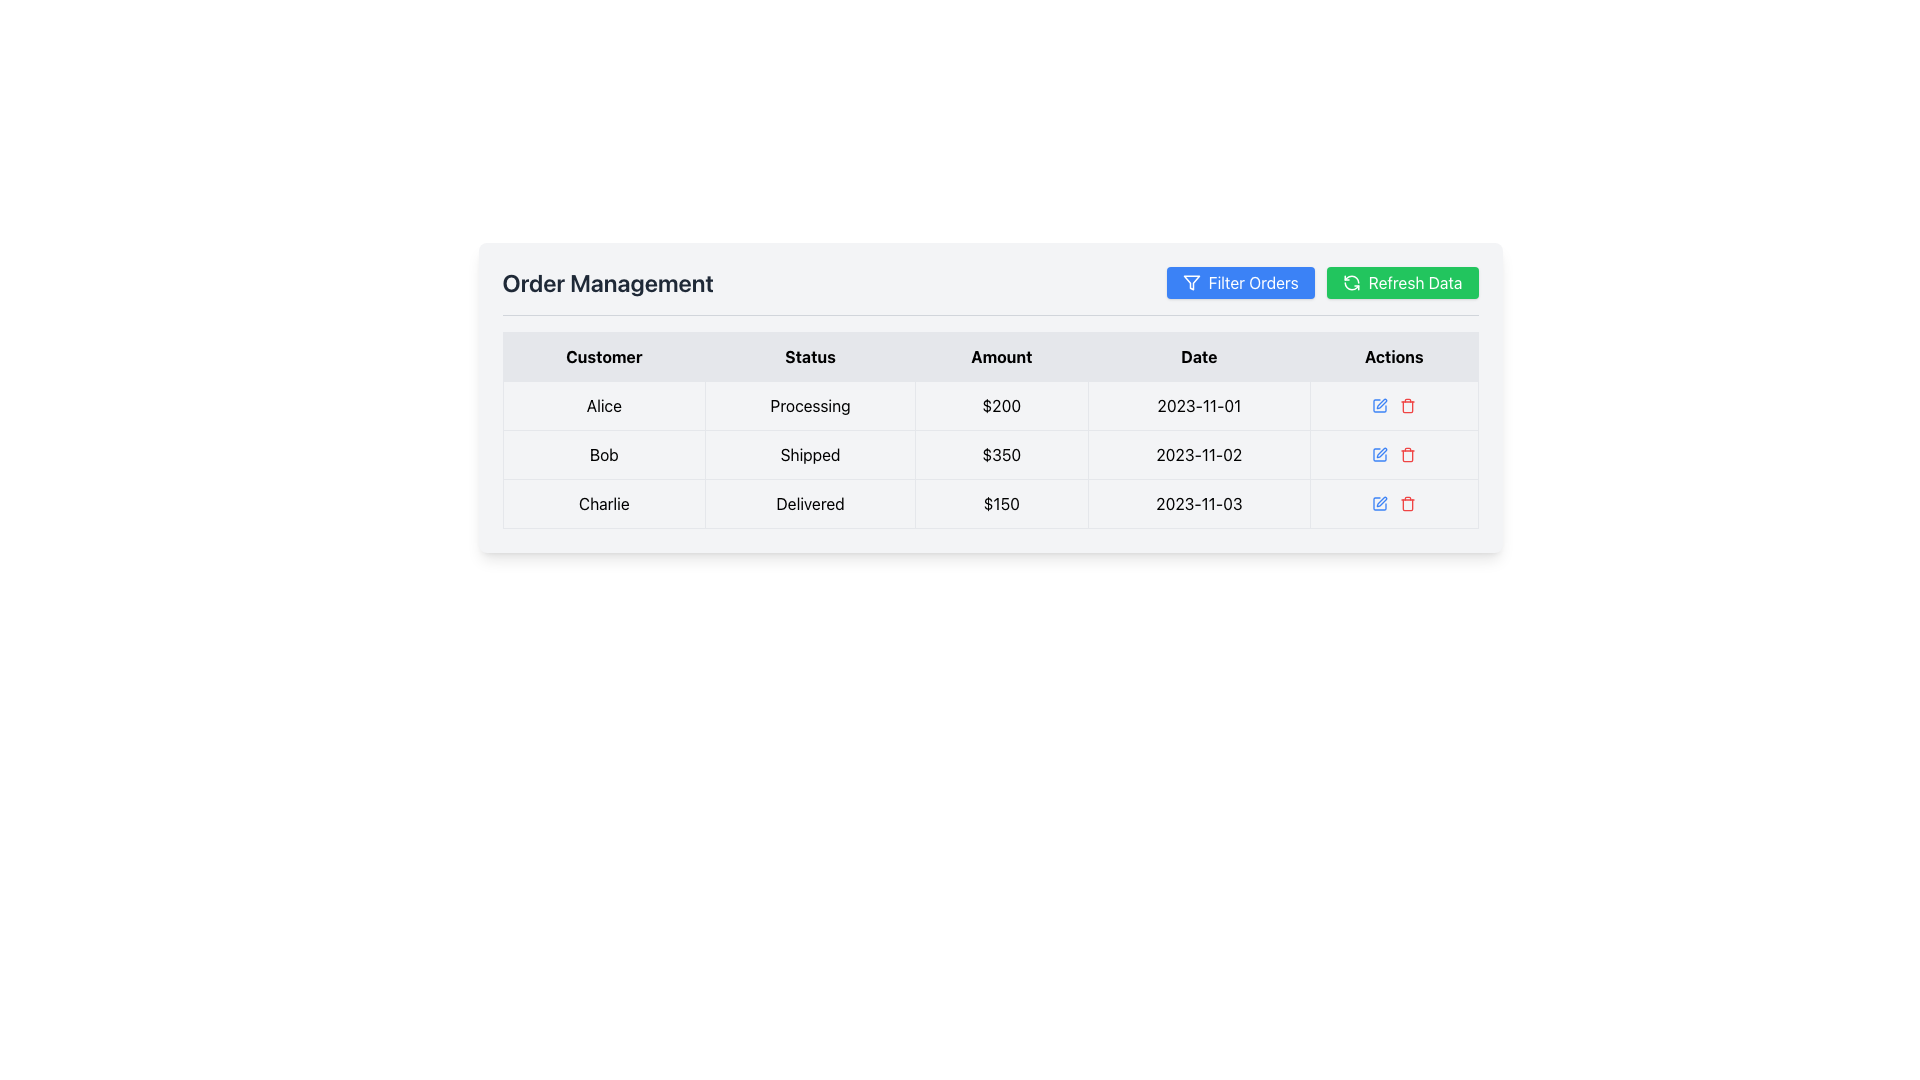 Image resolution: width=1920 pixels, height=1080 pixels. I want to click on the Text Label displaying 'Charlie' in the last row of the table under the 'Customer' column, so click(603, 503).